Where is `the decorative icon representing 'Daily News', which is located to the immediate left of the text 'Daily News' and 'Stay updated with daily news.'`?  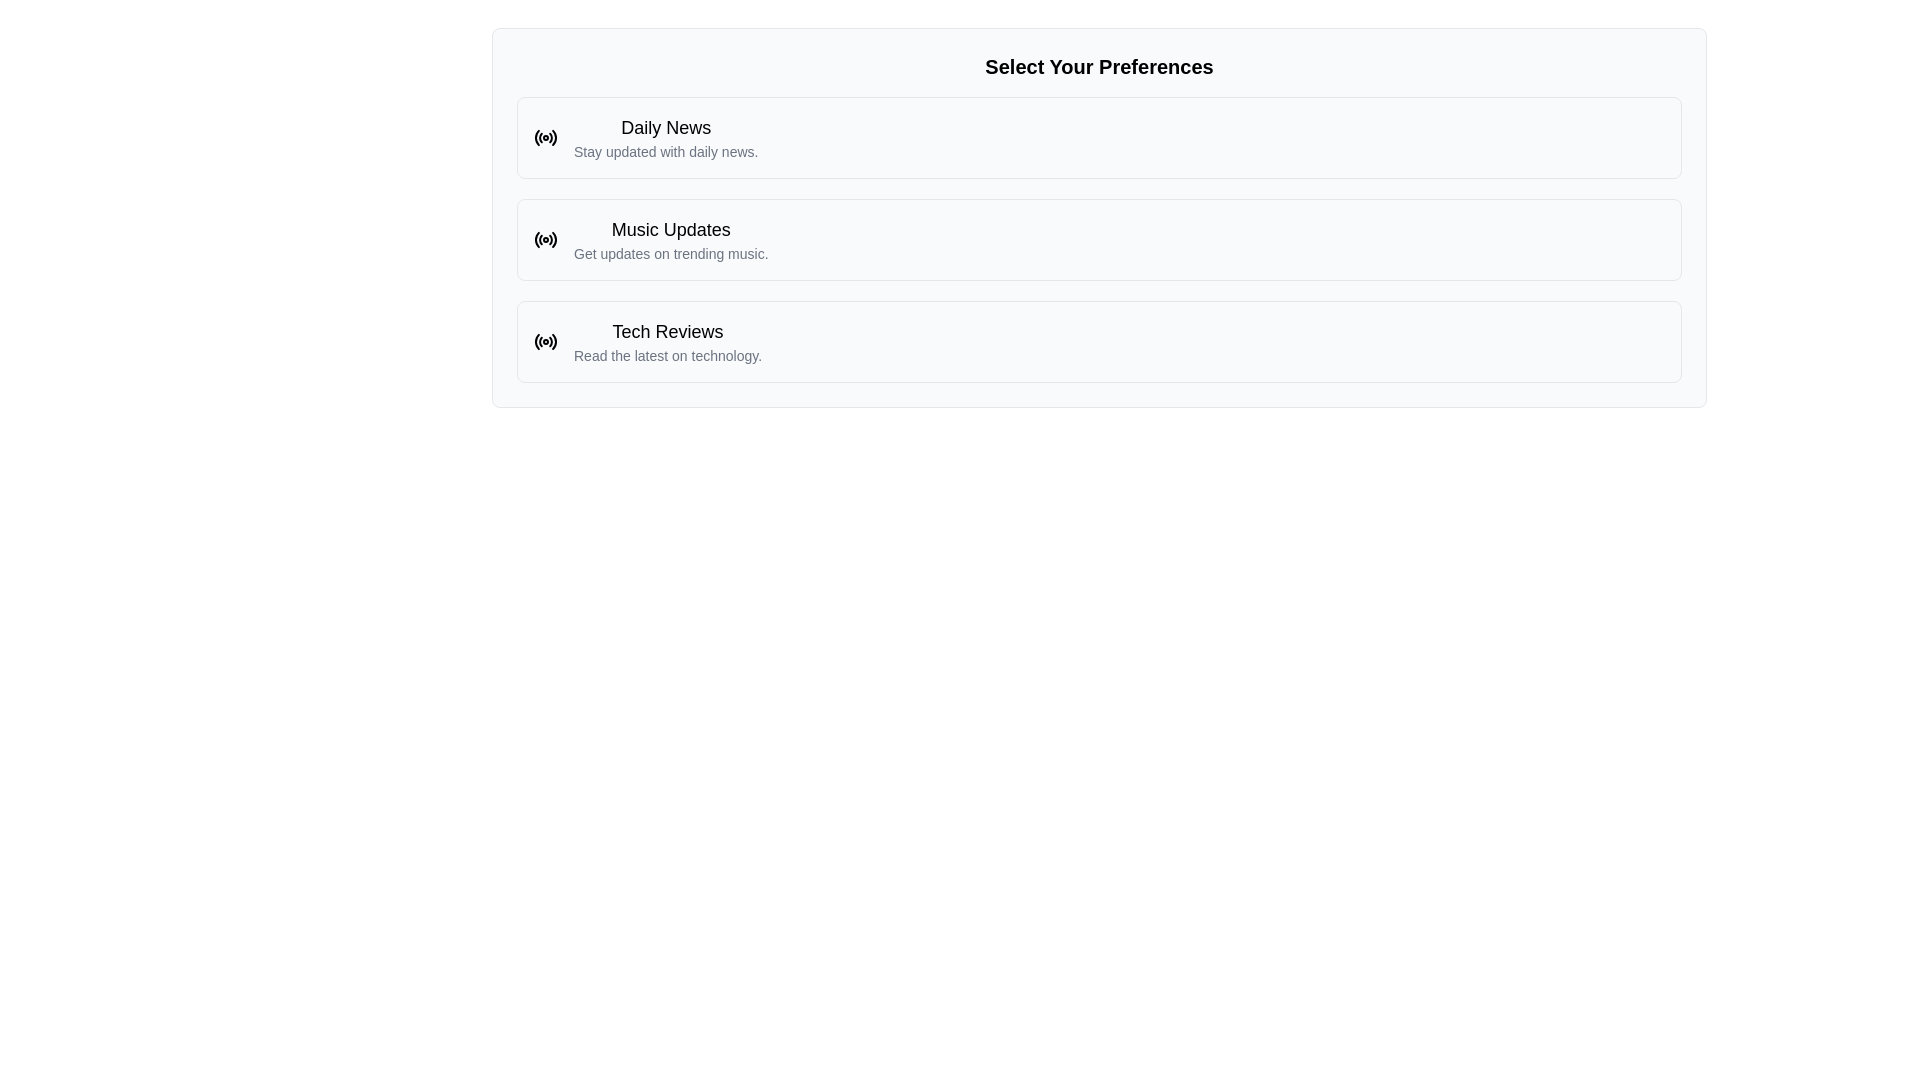
the decorative icon representing 'Daily News', which is located to the immediate left of the text 'Daily News' and 'Stay updated with daily news.' is located at coordinates (546, 137).